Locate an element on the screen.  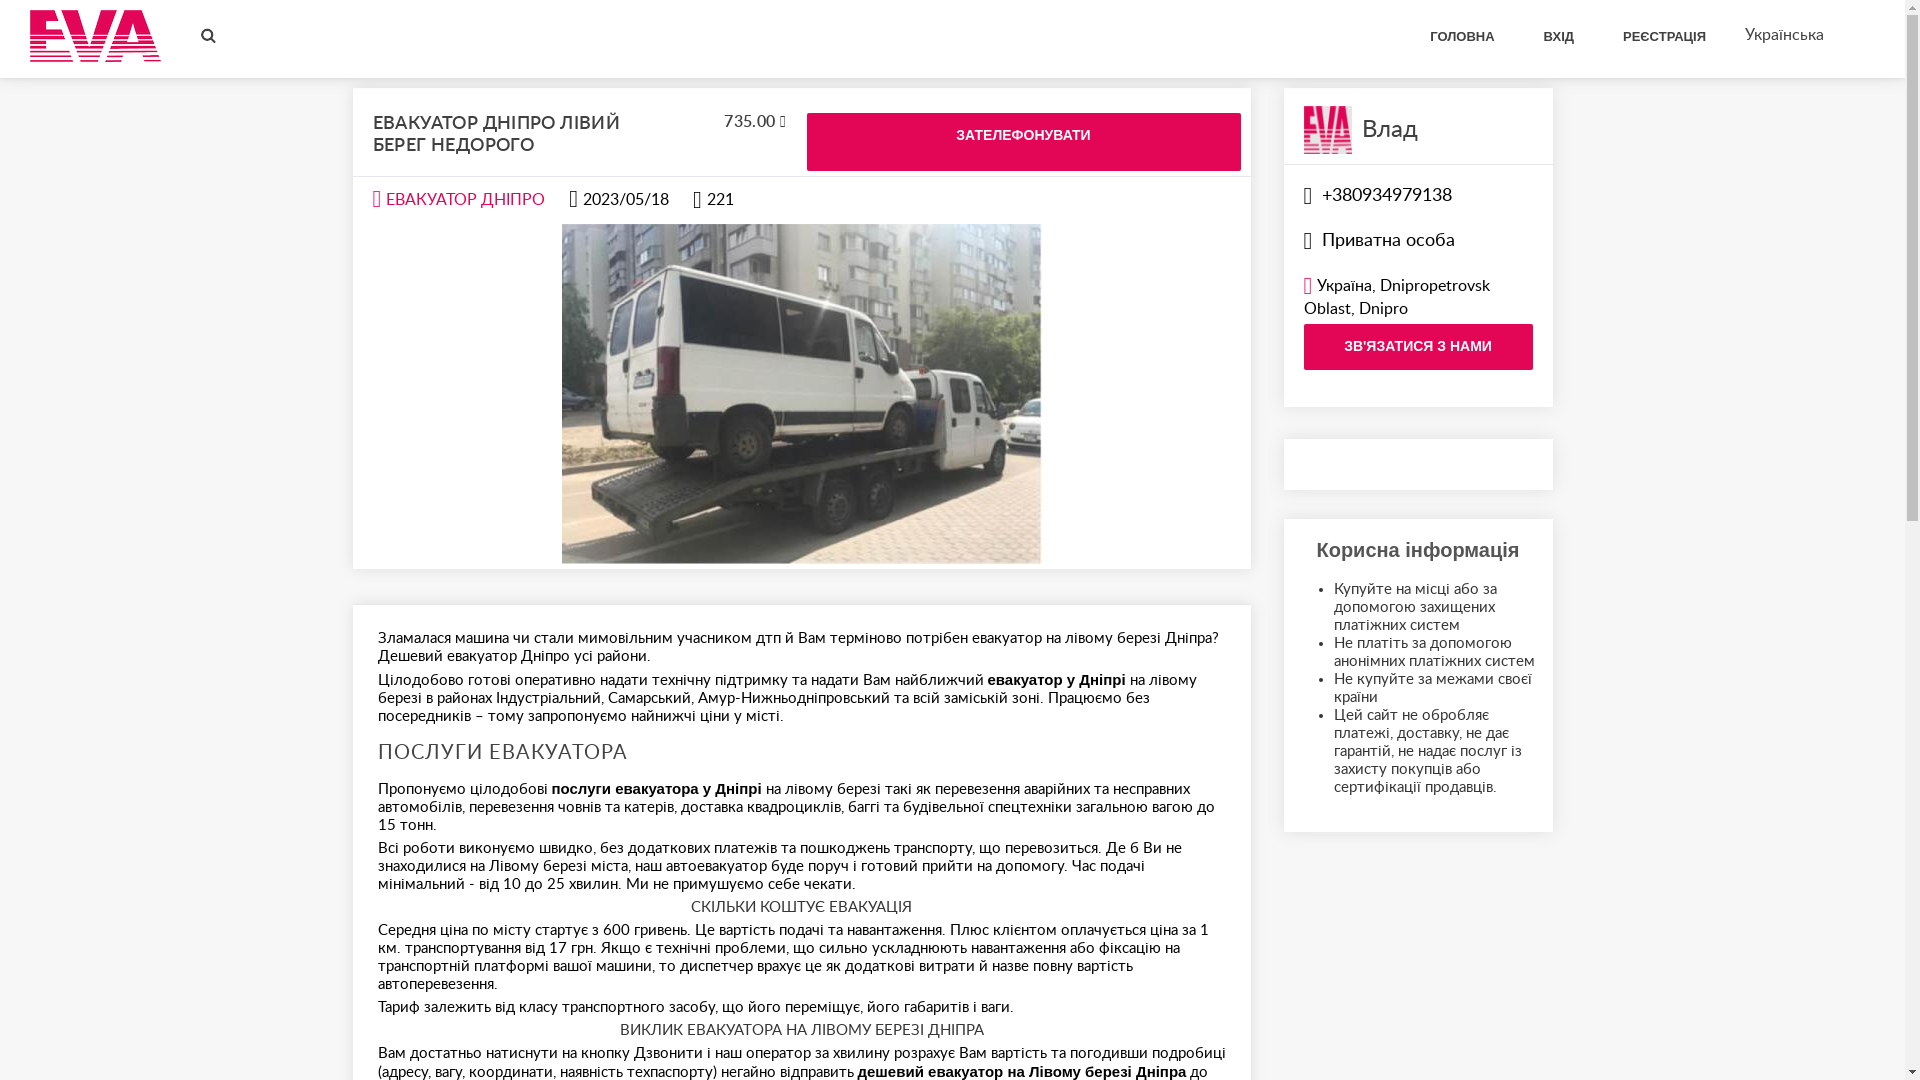
'eva' is located at coordinates (94, 35).